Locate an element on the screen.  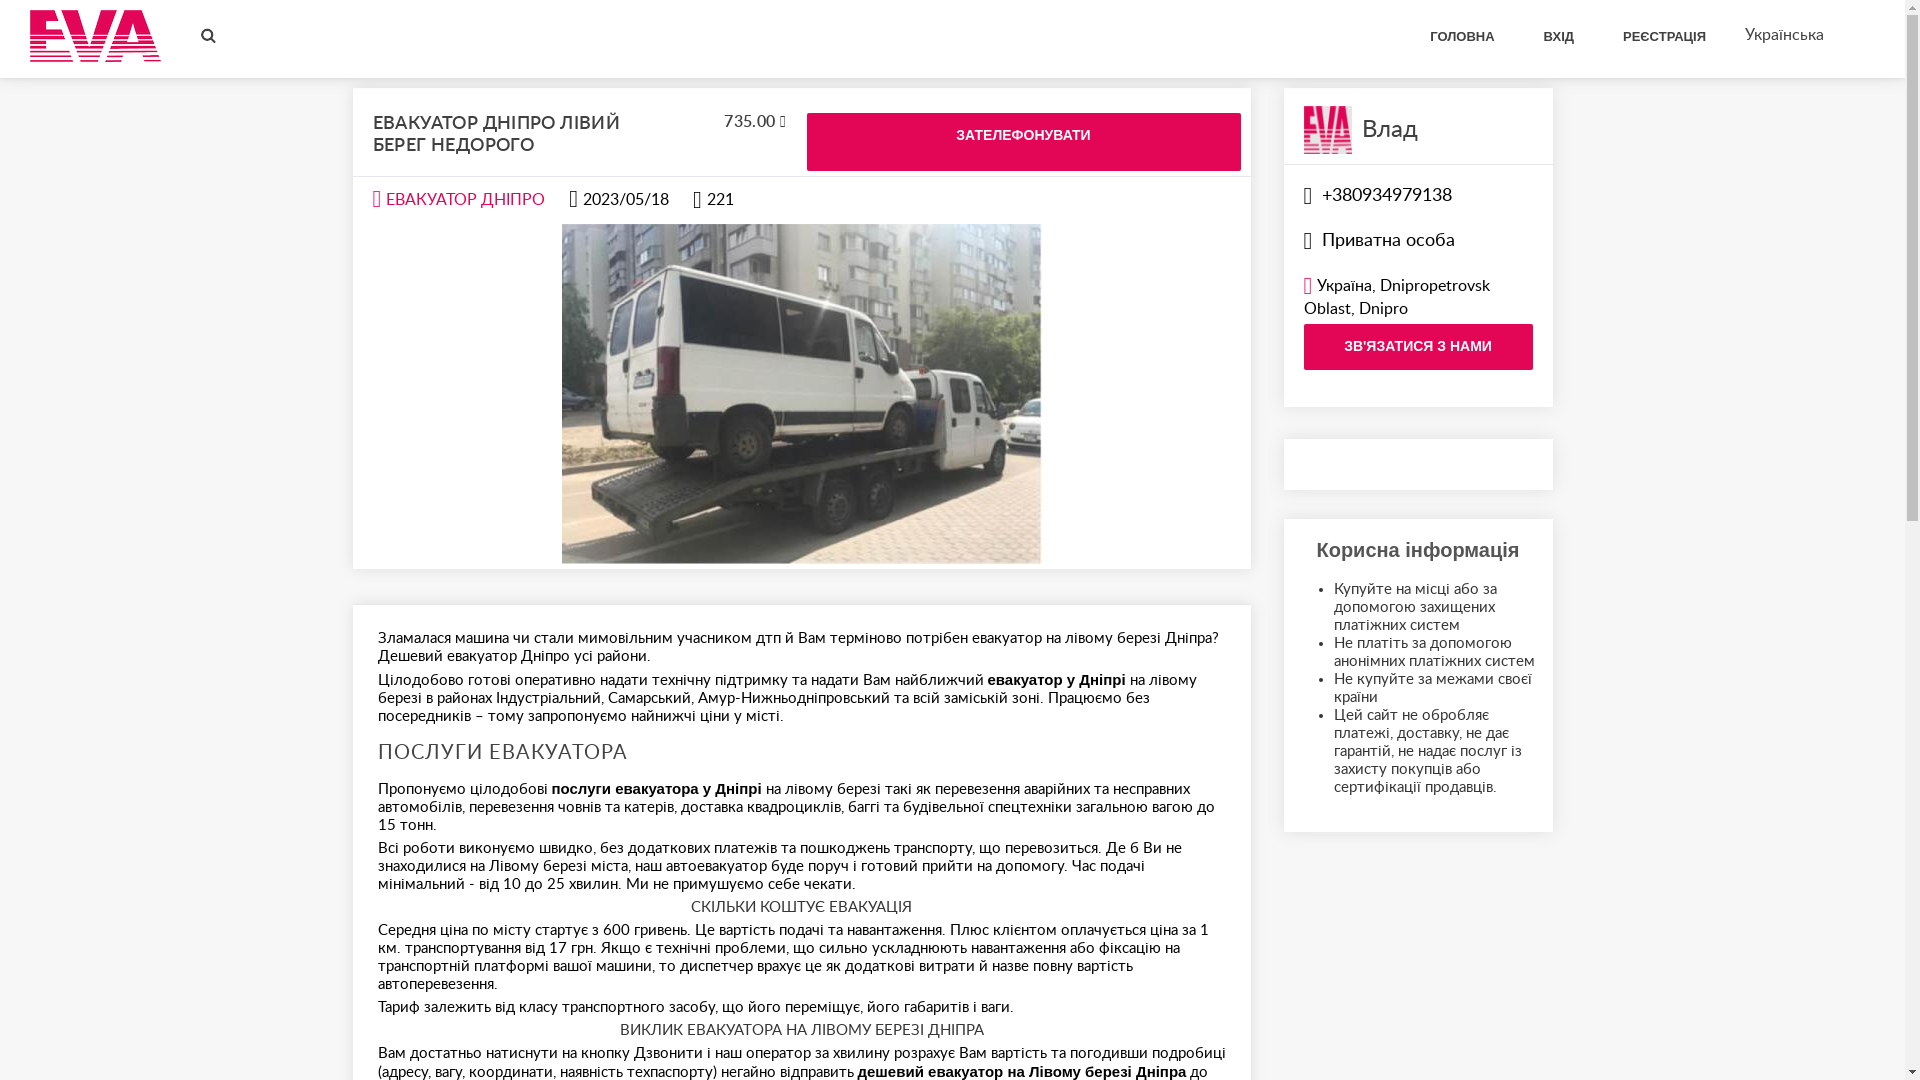
'eva' is located at coordinates (94, 35).